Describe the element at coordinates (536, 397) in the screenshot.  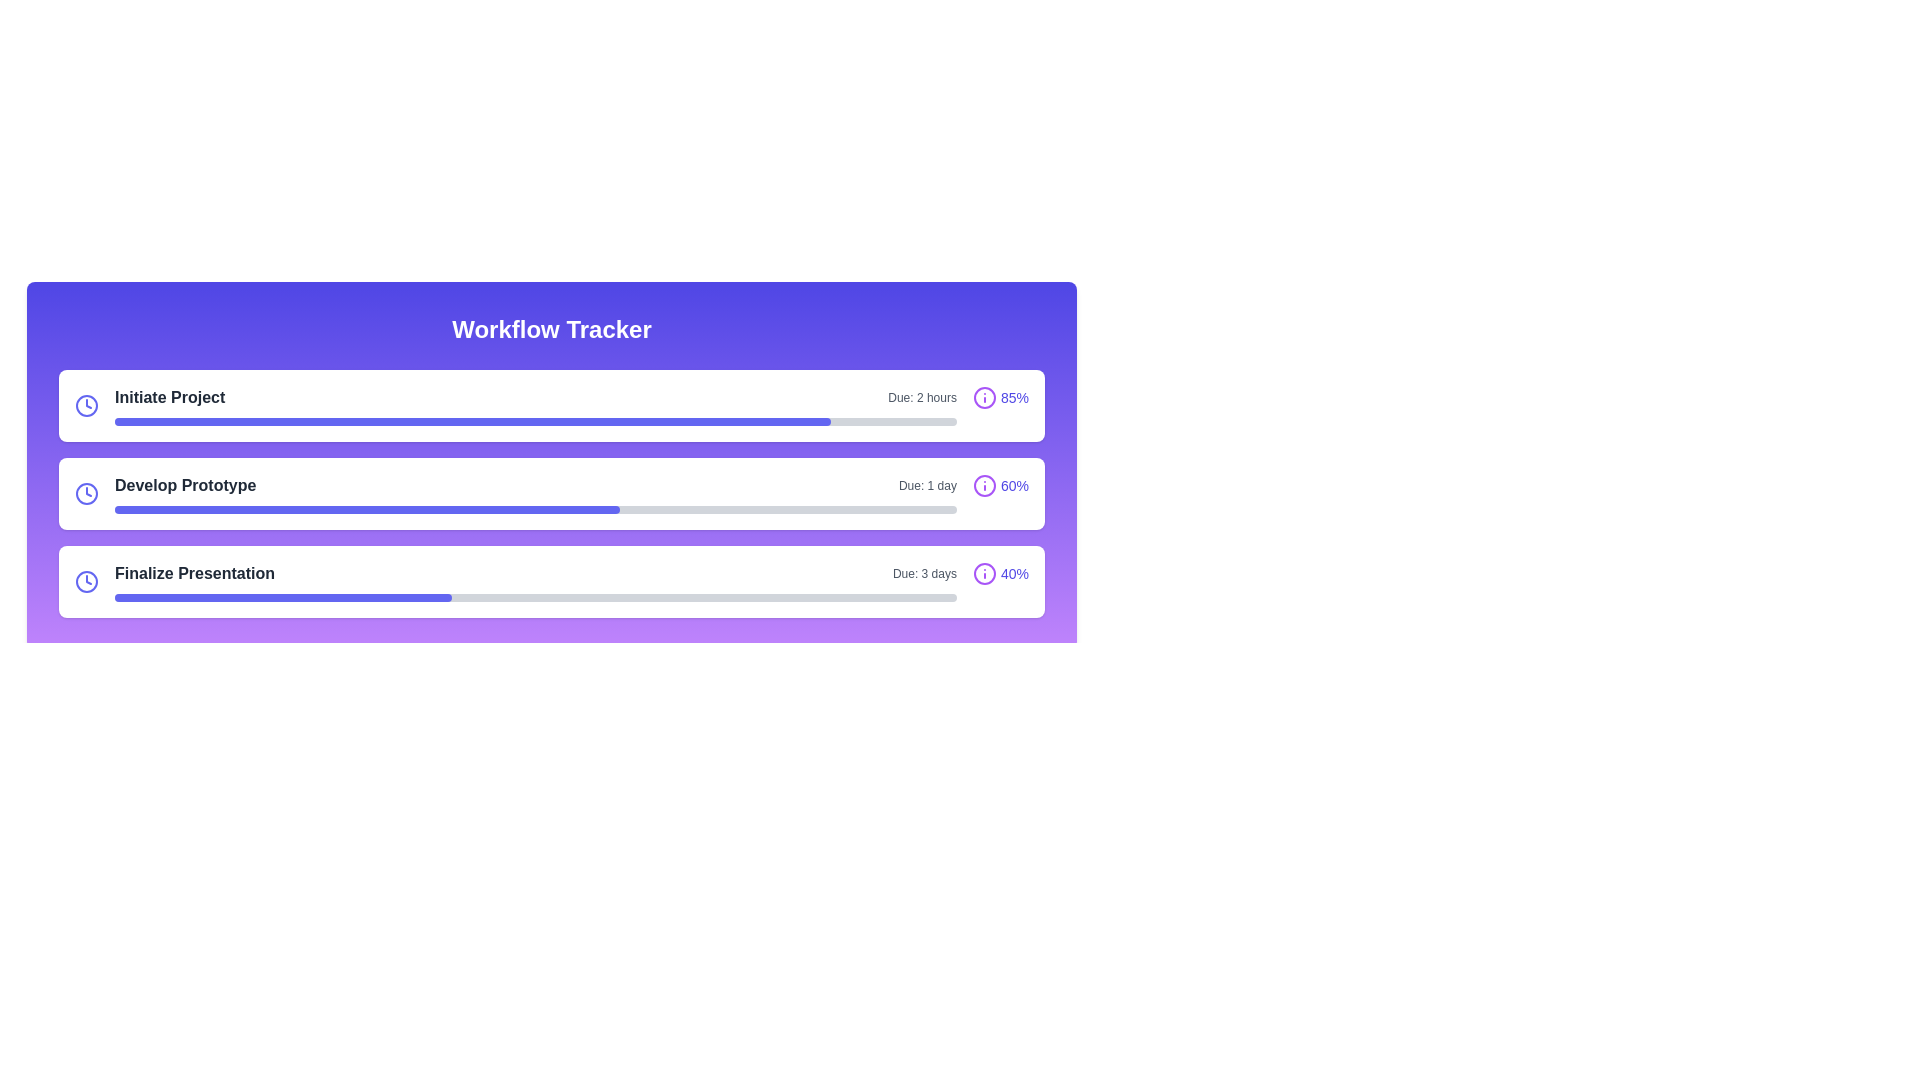
I see `the composite layout element displaying summary information about the task titled 'Initiate Project' with due time 'Due: 2 hours'` at that location.